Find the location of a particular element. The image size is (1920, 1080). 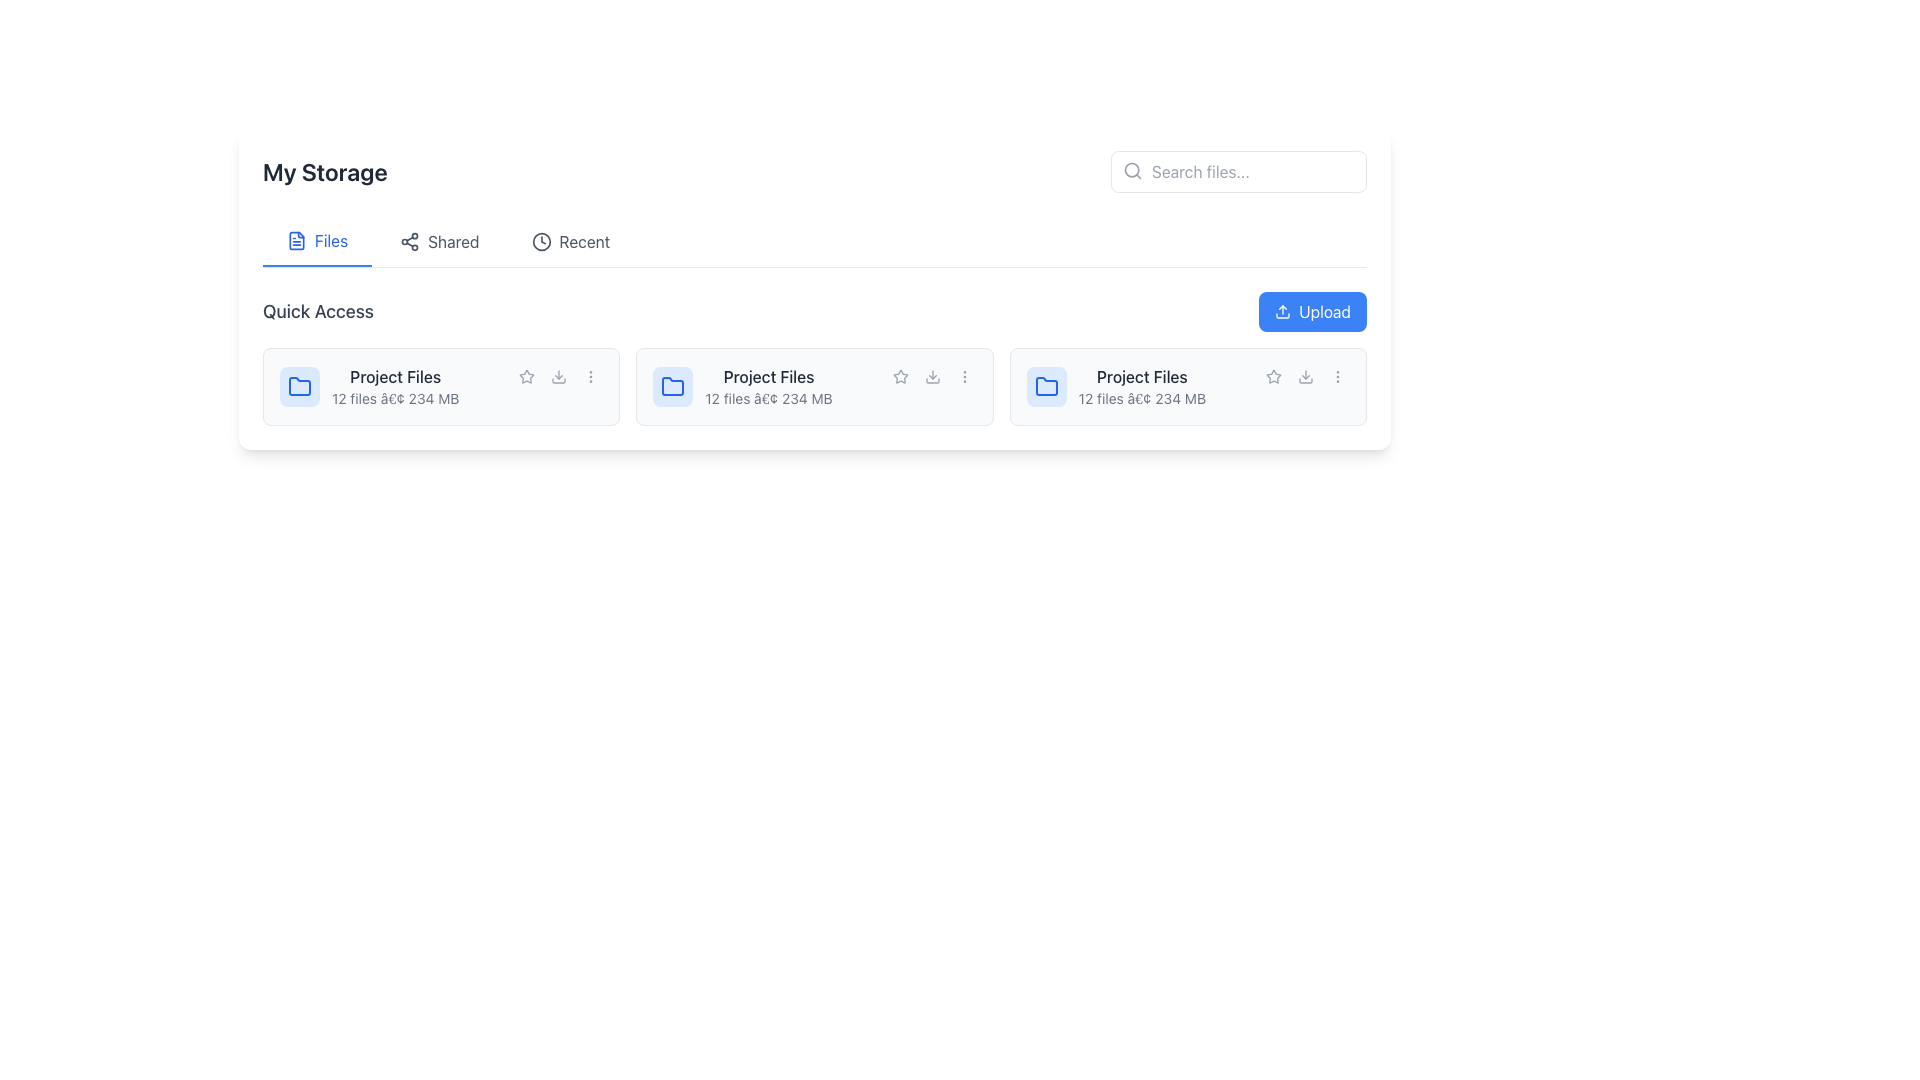

the 'Recent' label in the navigation bar is located at coordinates (583, 241).